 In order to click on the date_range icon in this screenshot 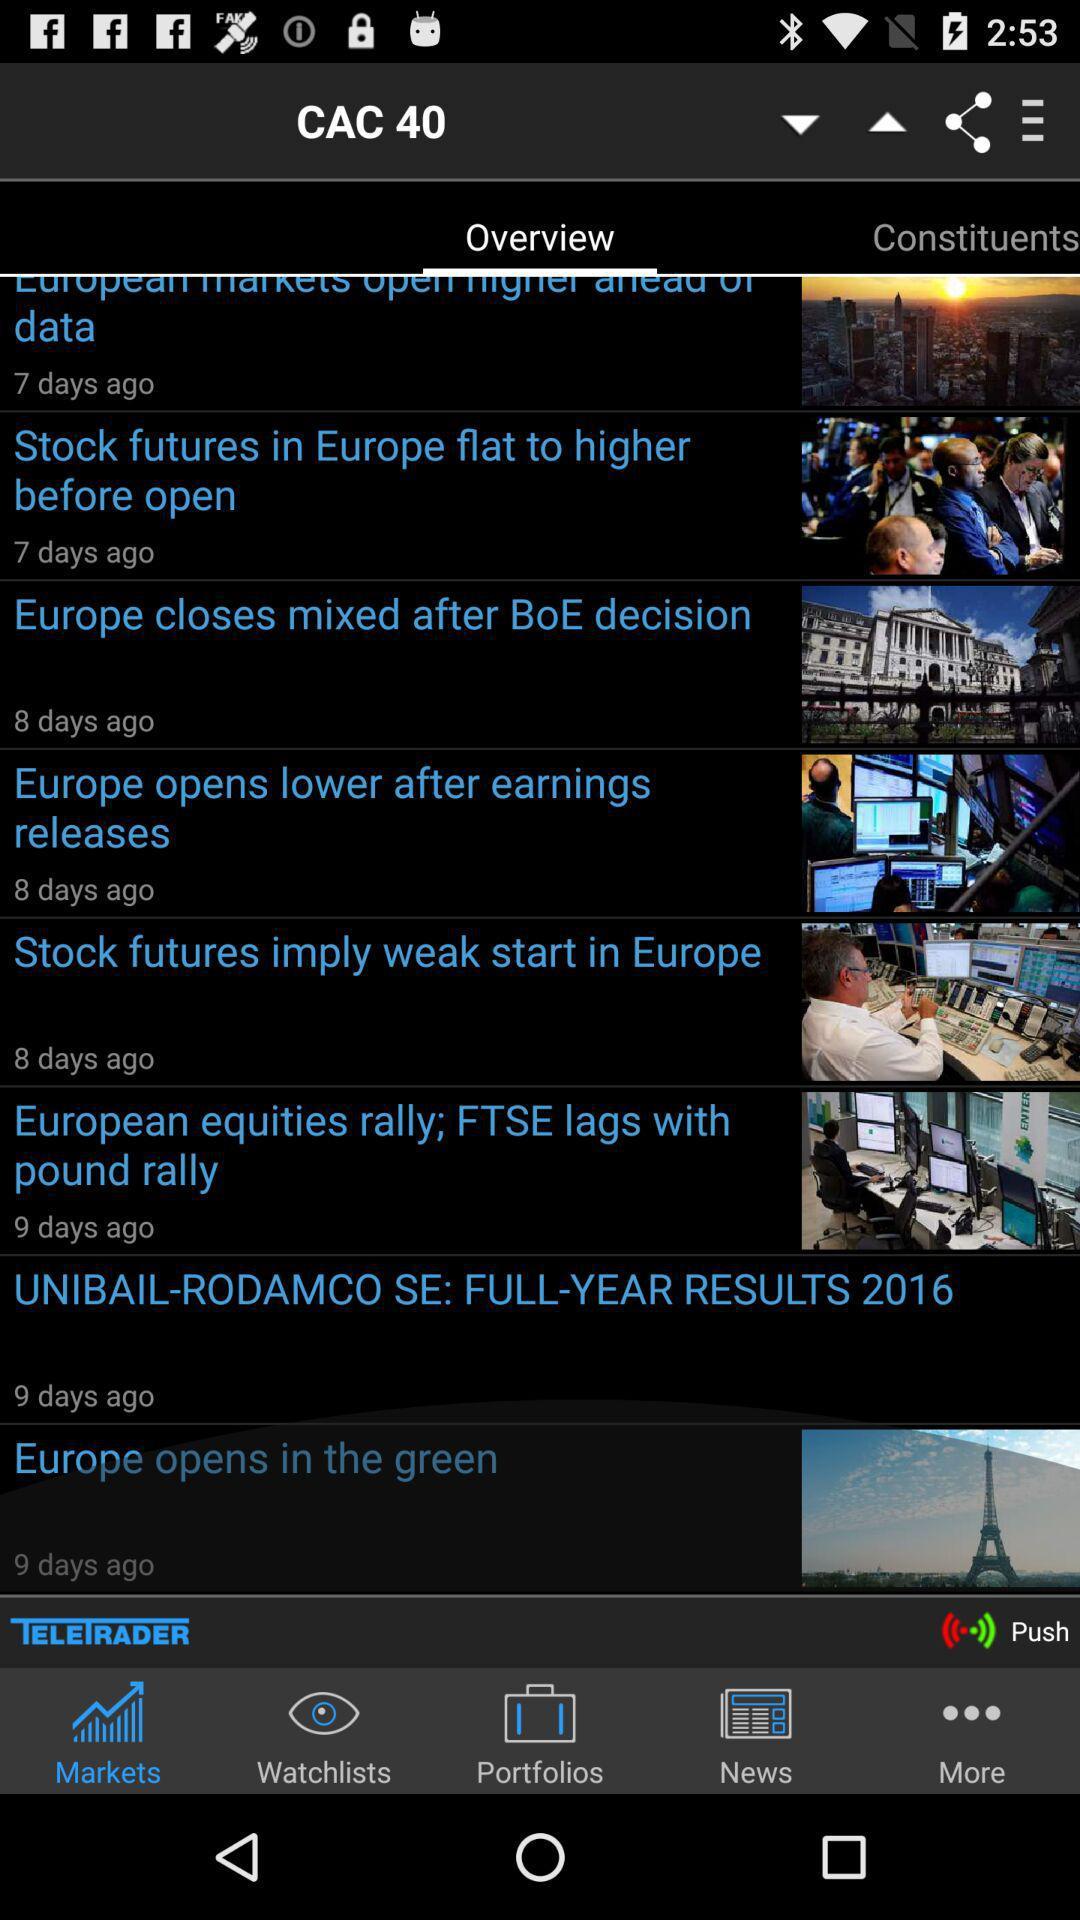, I will do `click(99, 1744)`.